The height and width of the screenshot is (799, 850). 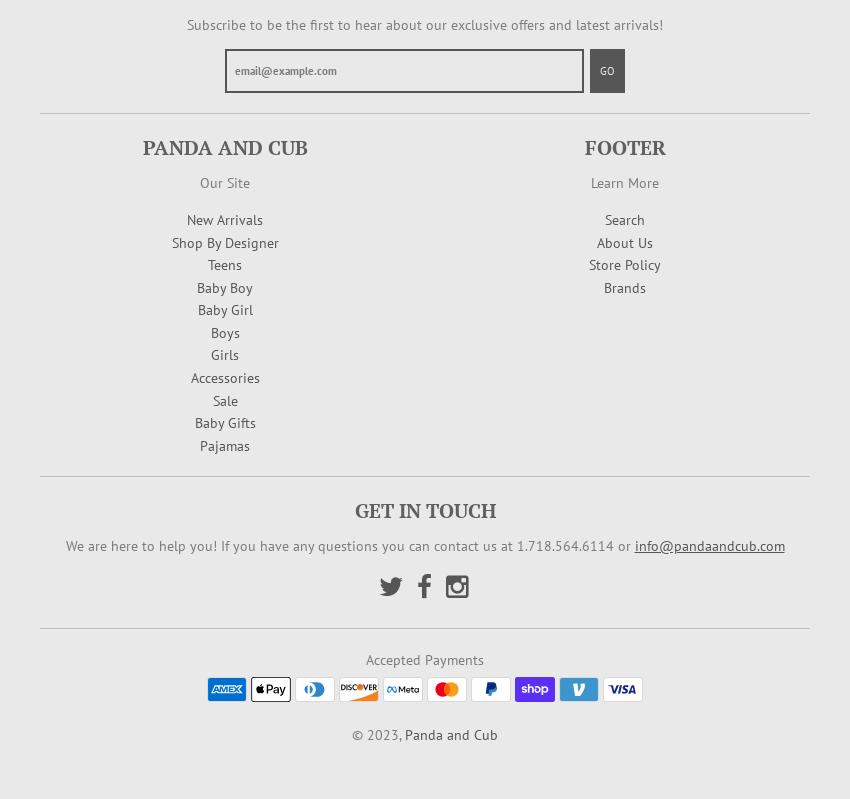 What do you see at coordinates (624, 265) in the screenshot?
I see `'Store Policy'` at bounding box center [624, 265].